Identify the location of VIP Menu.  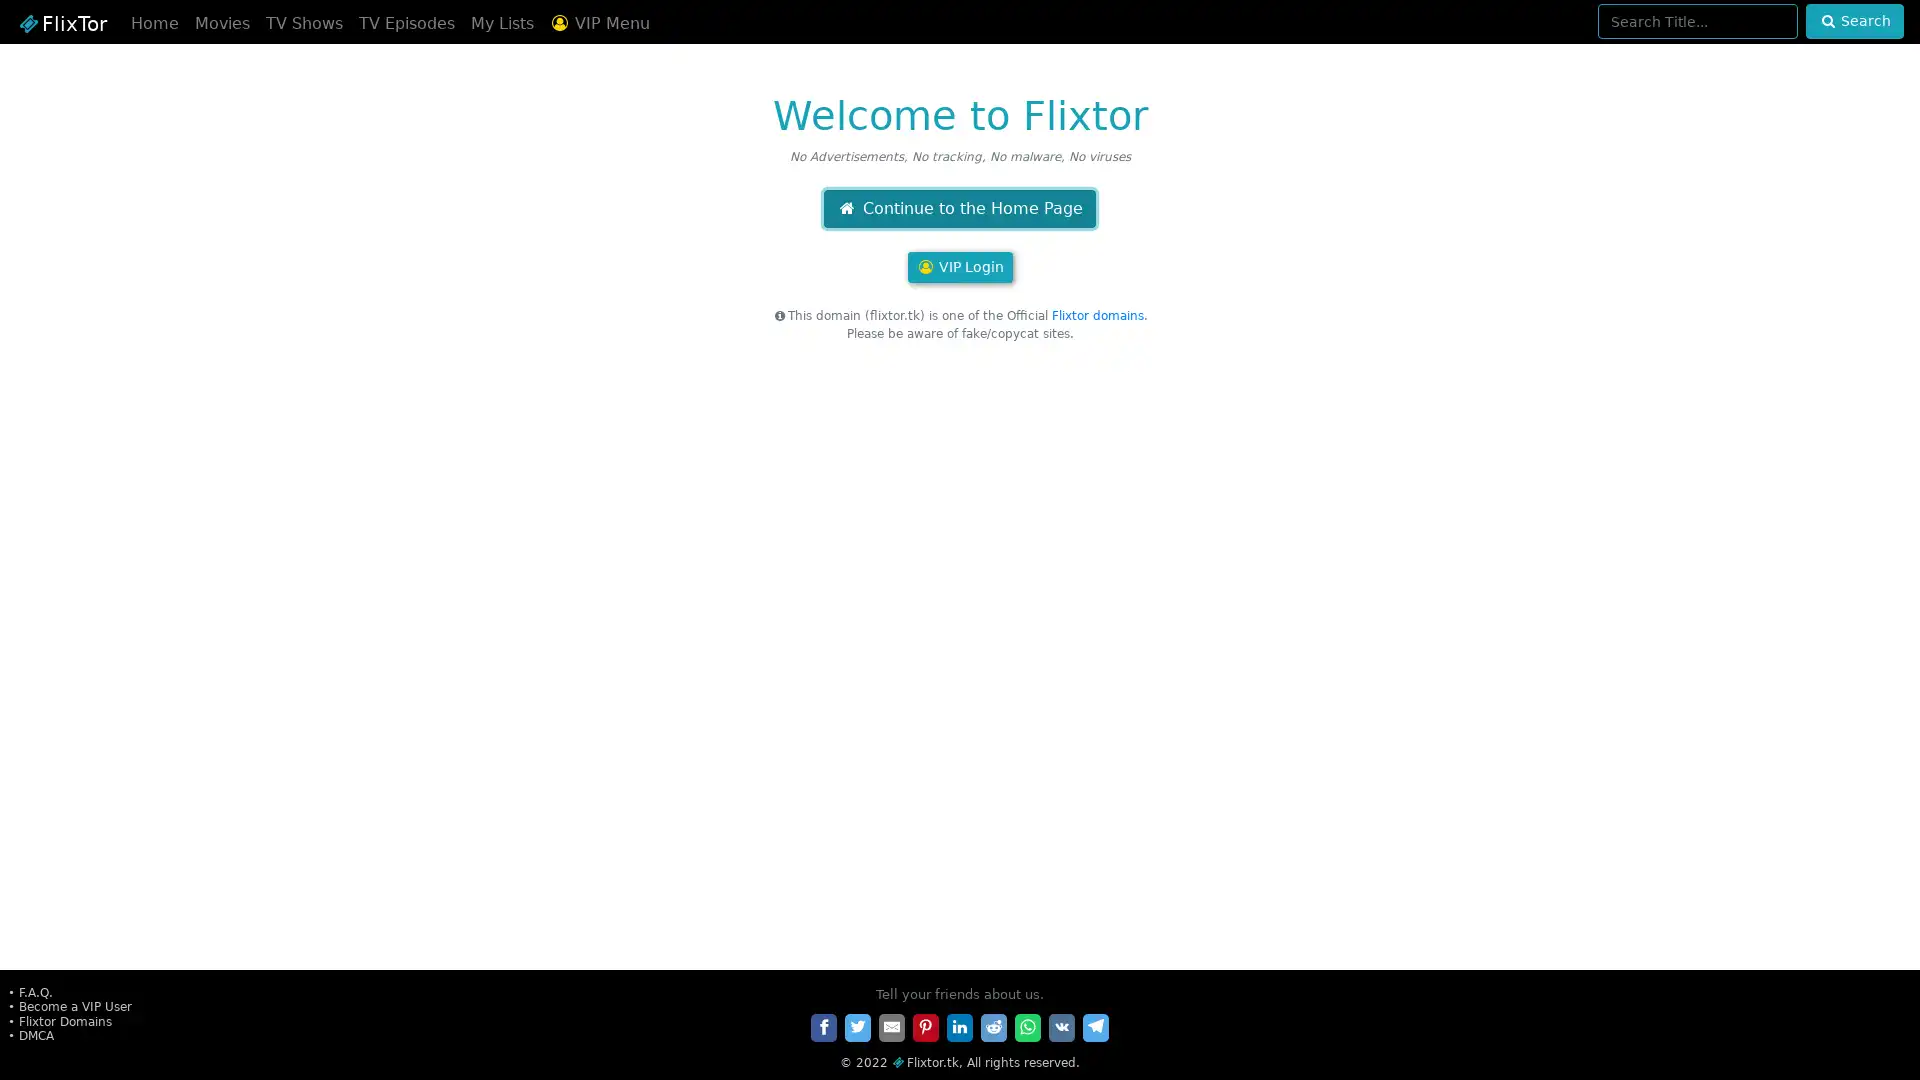
(598, 23).